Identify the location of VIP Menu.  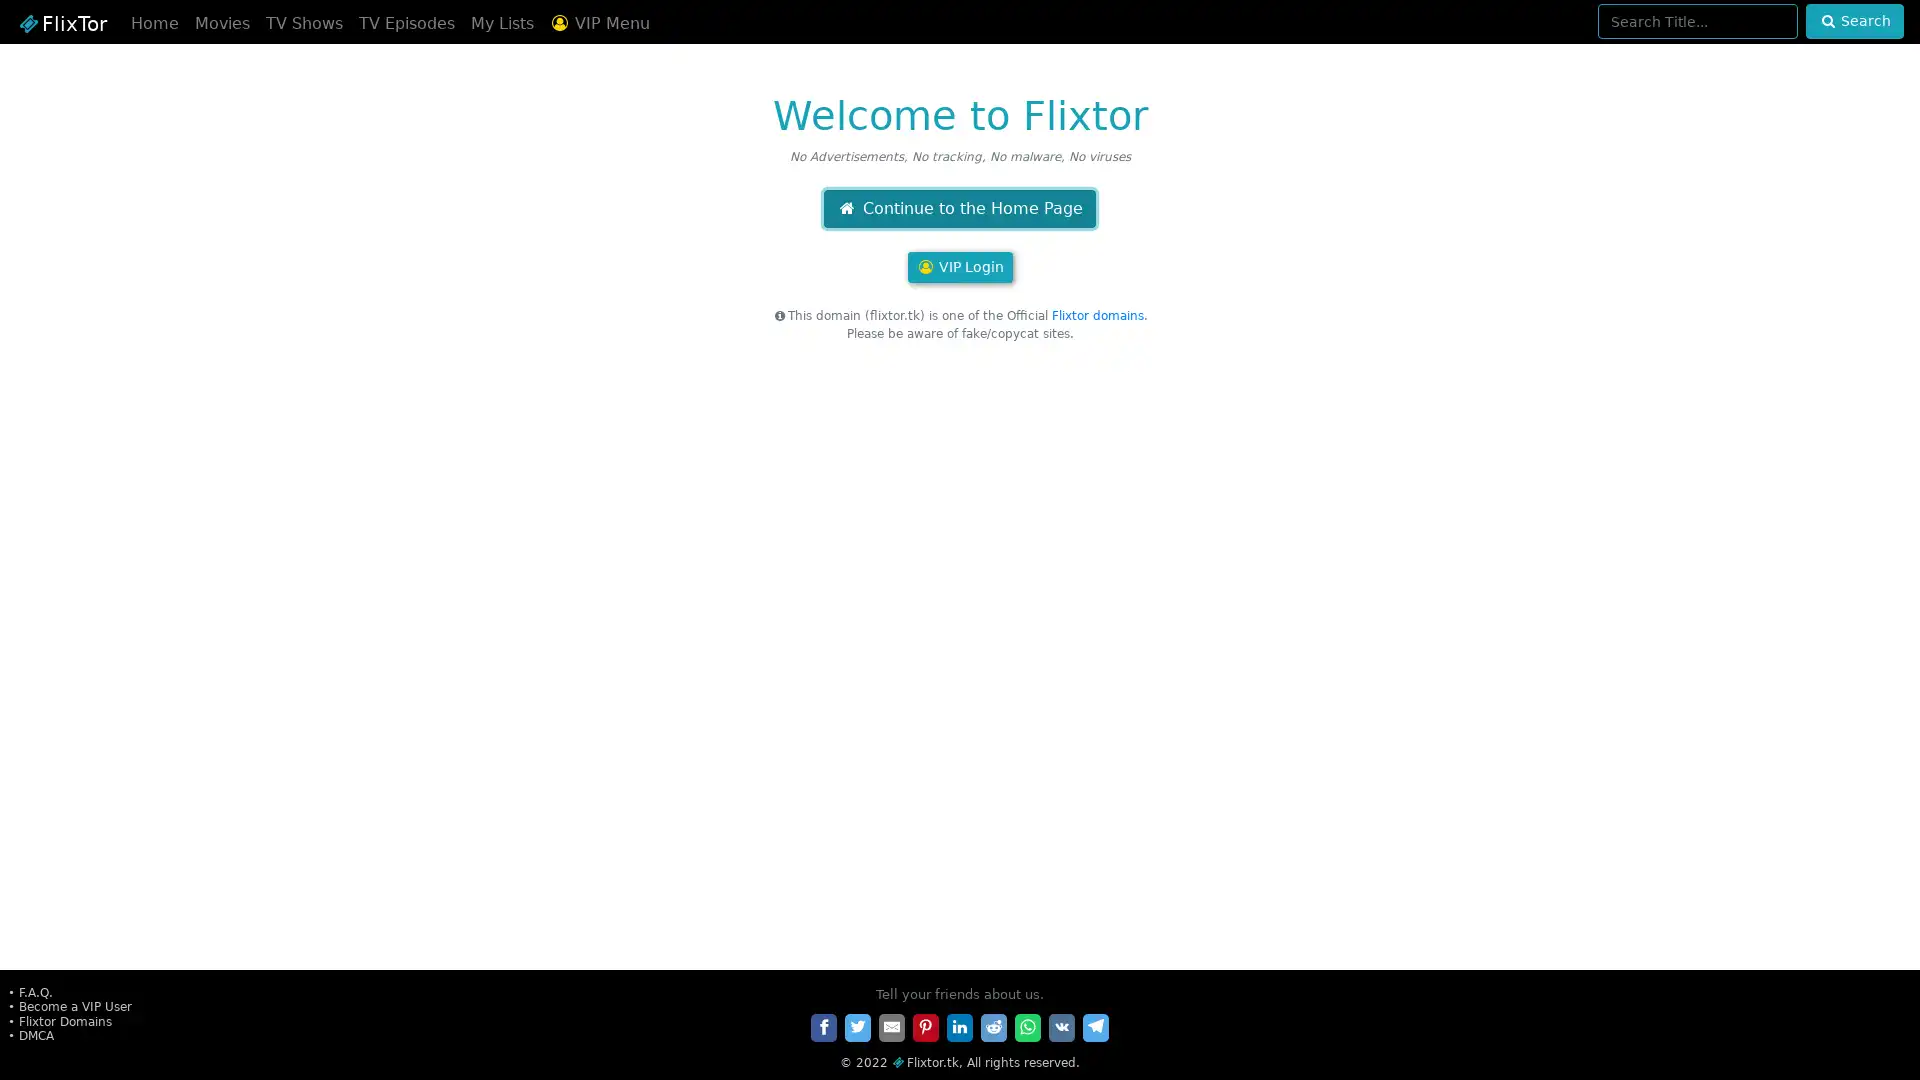
(598, 23).